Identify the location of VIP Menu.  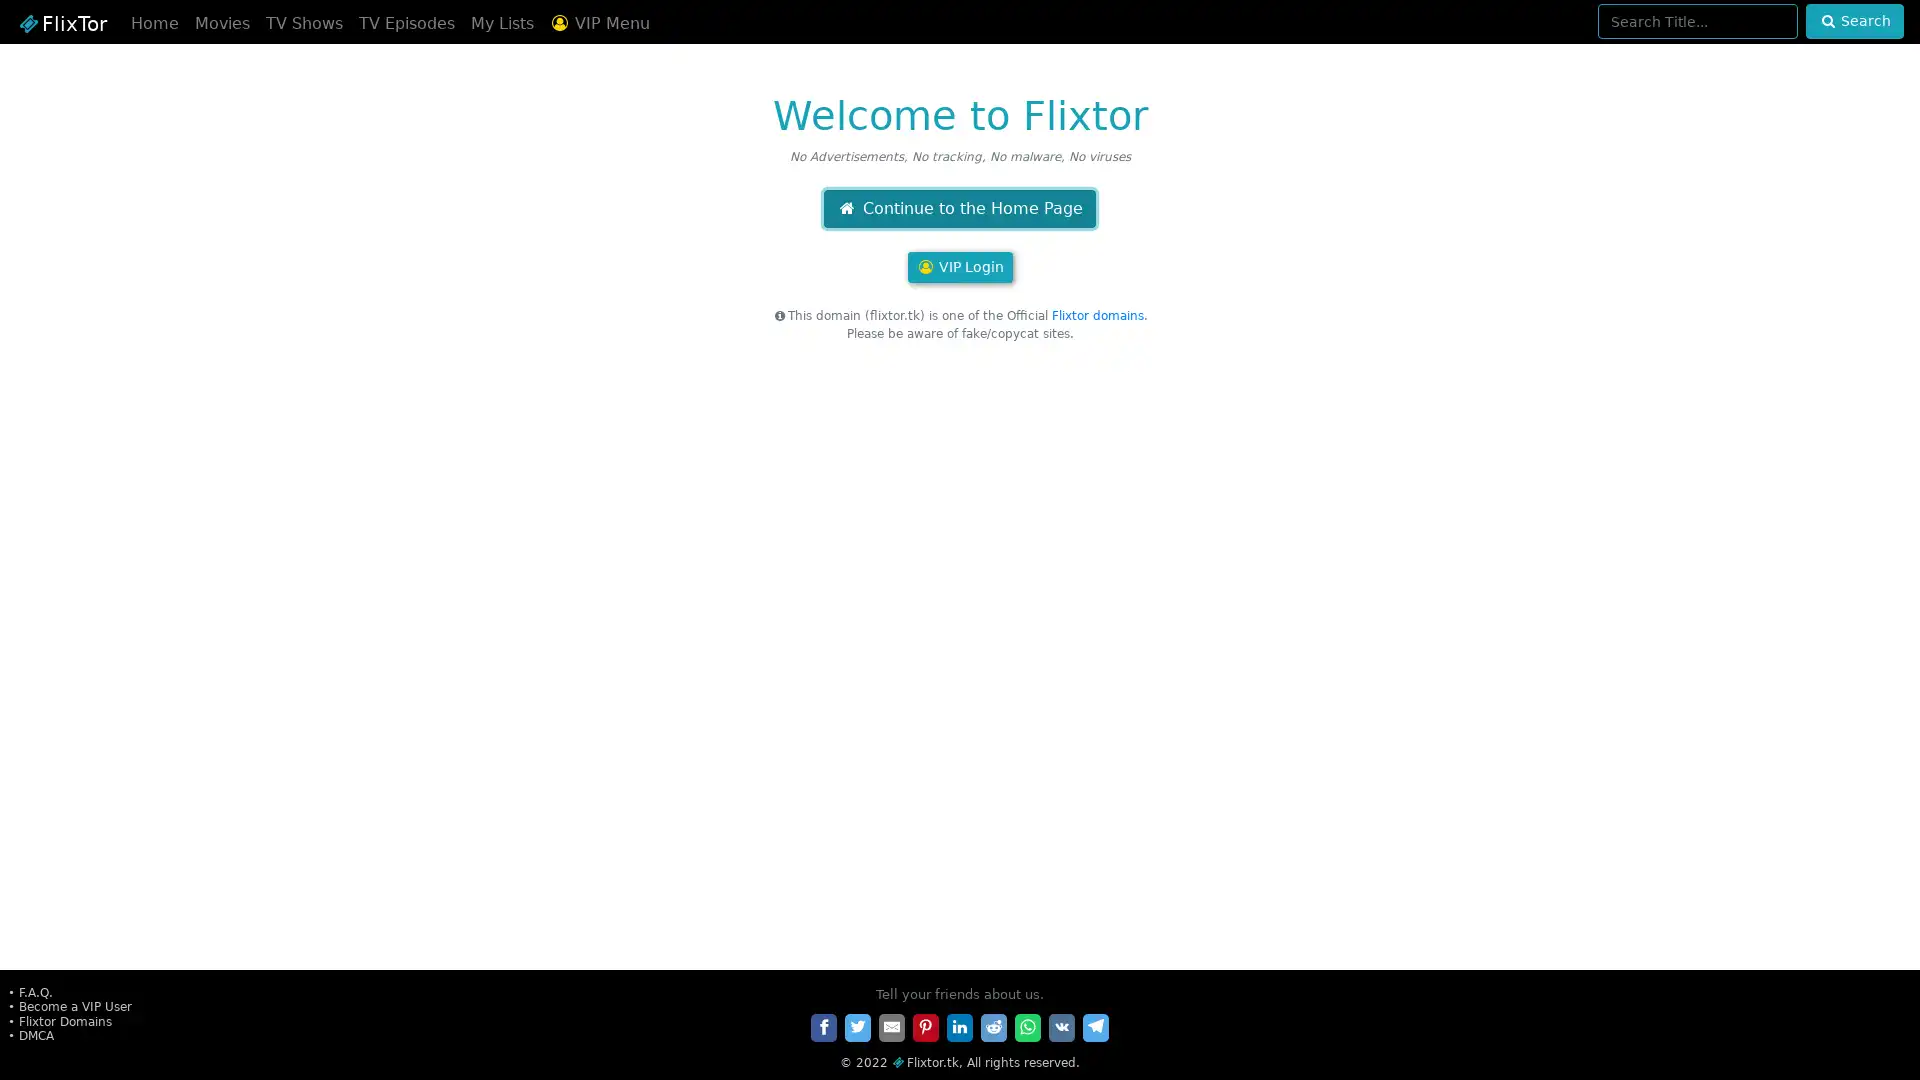
(598, 23).